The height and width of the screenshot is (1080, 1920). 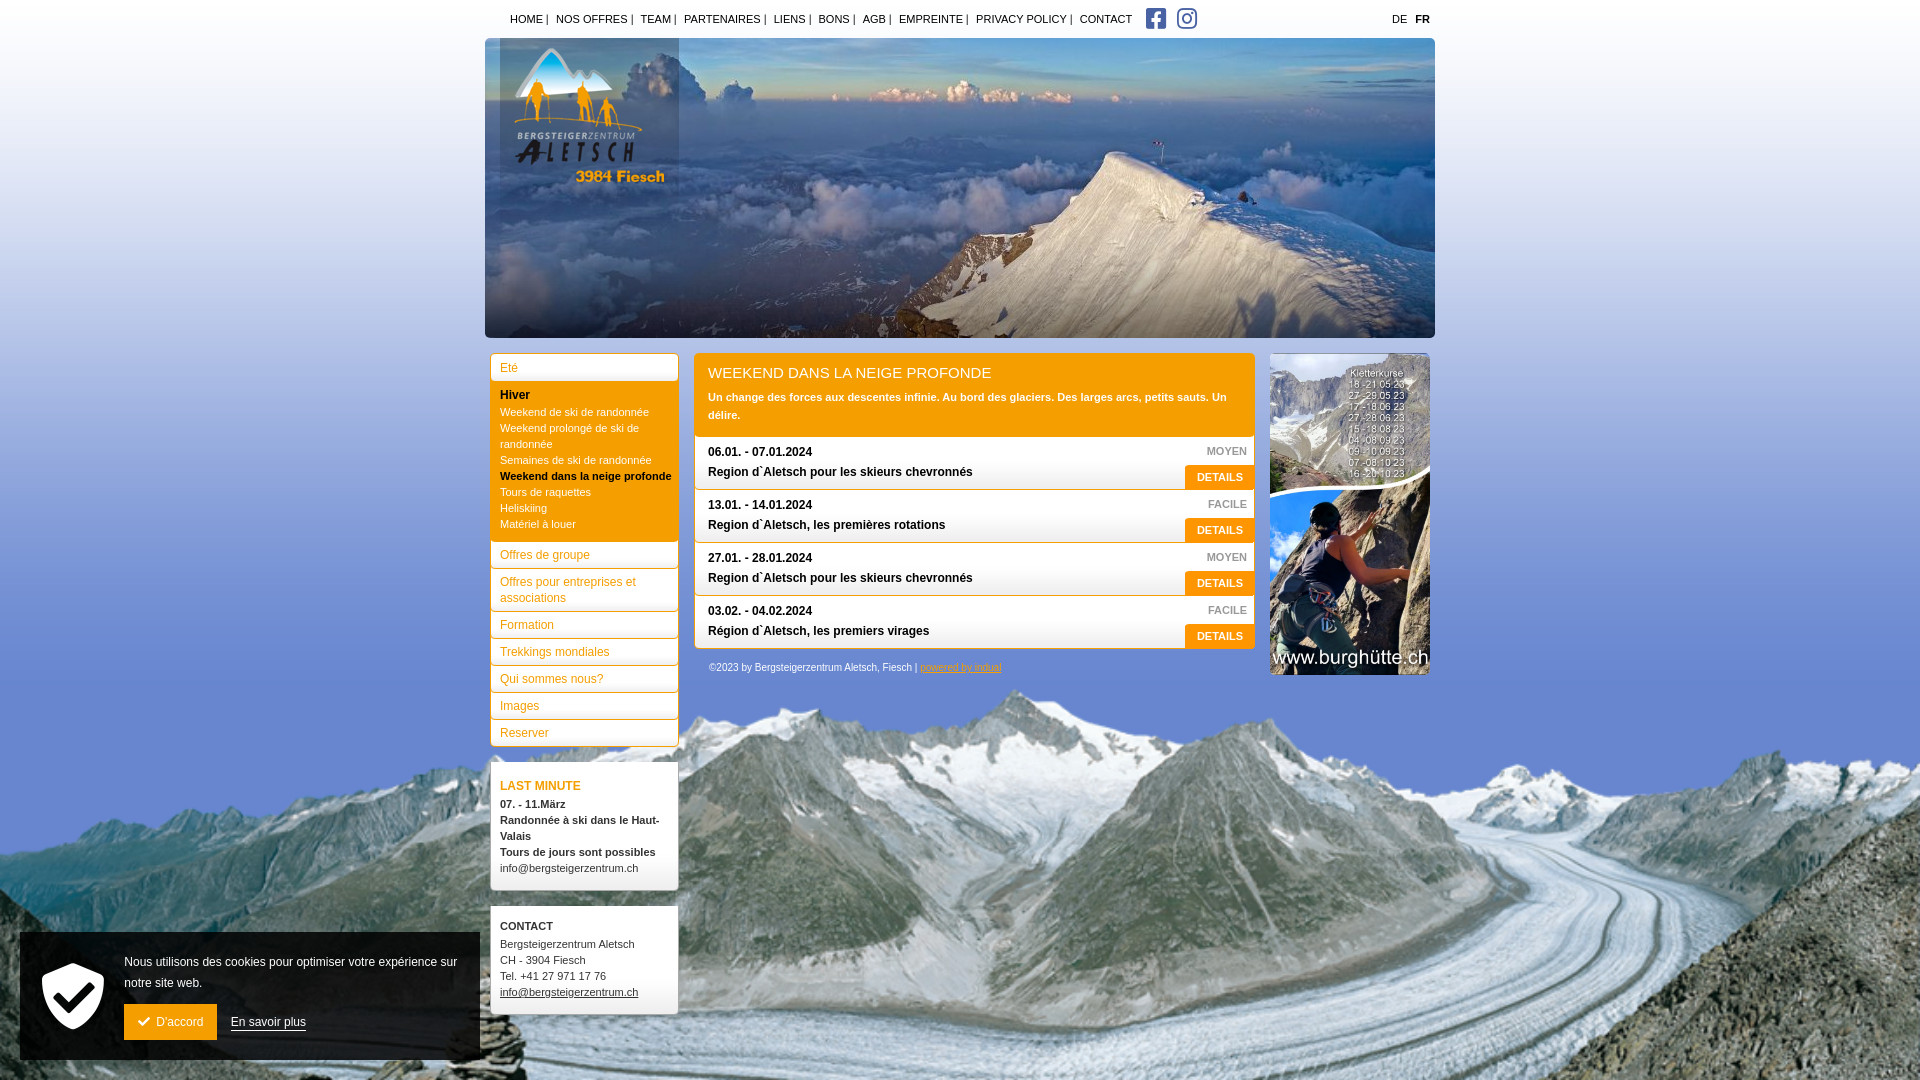 I want to click on 'DE', so click(x=1398, y=19).